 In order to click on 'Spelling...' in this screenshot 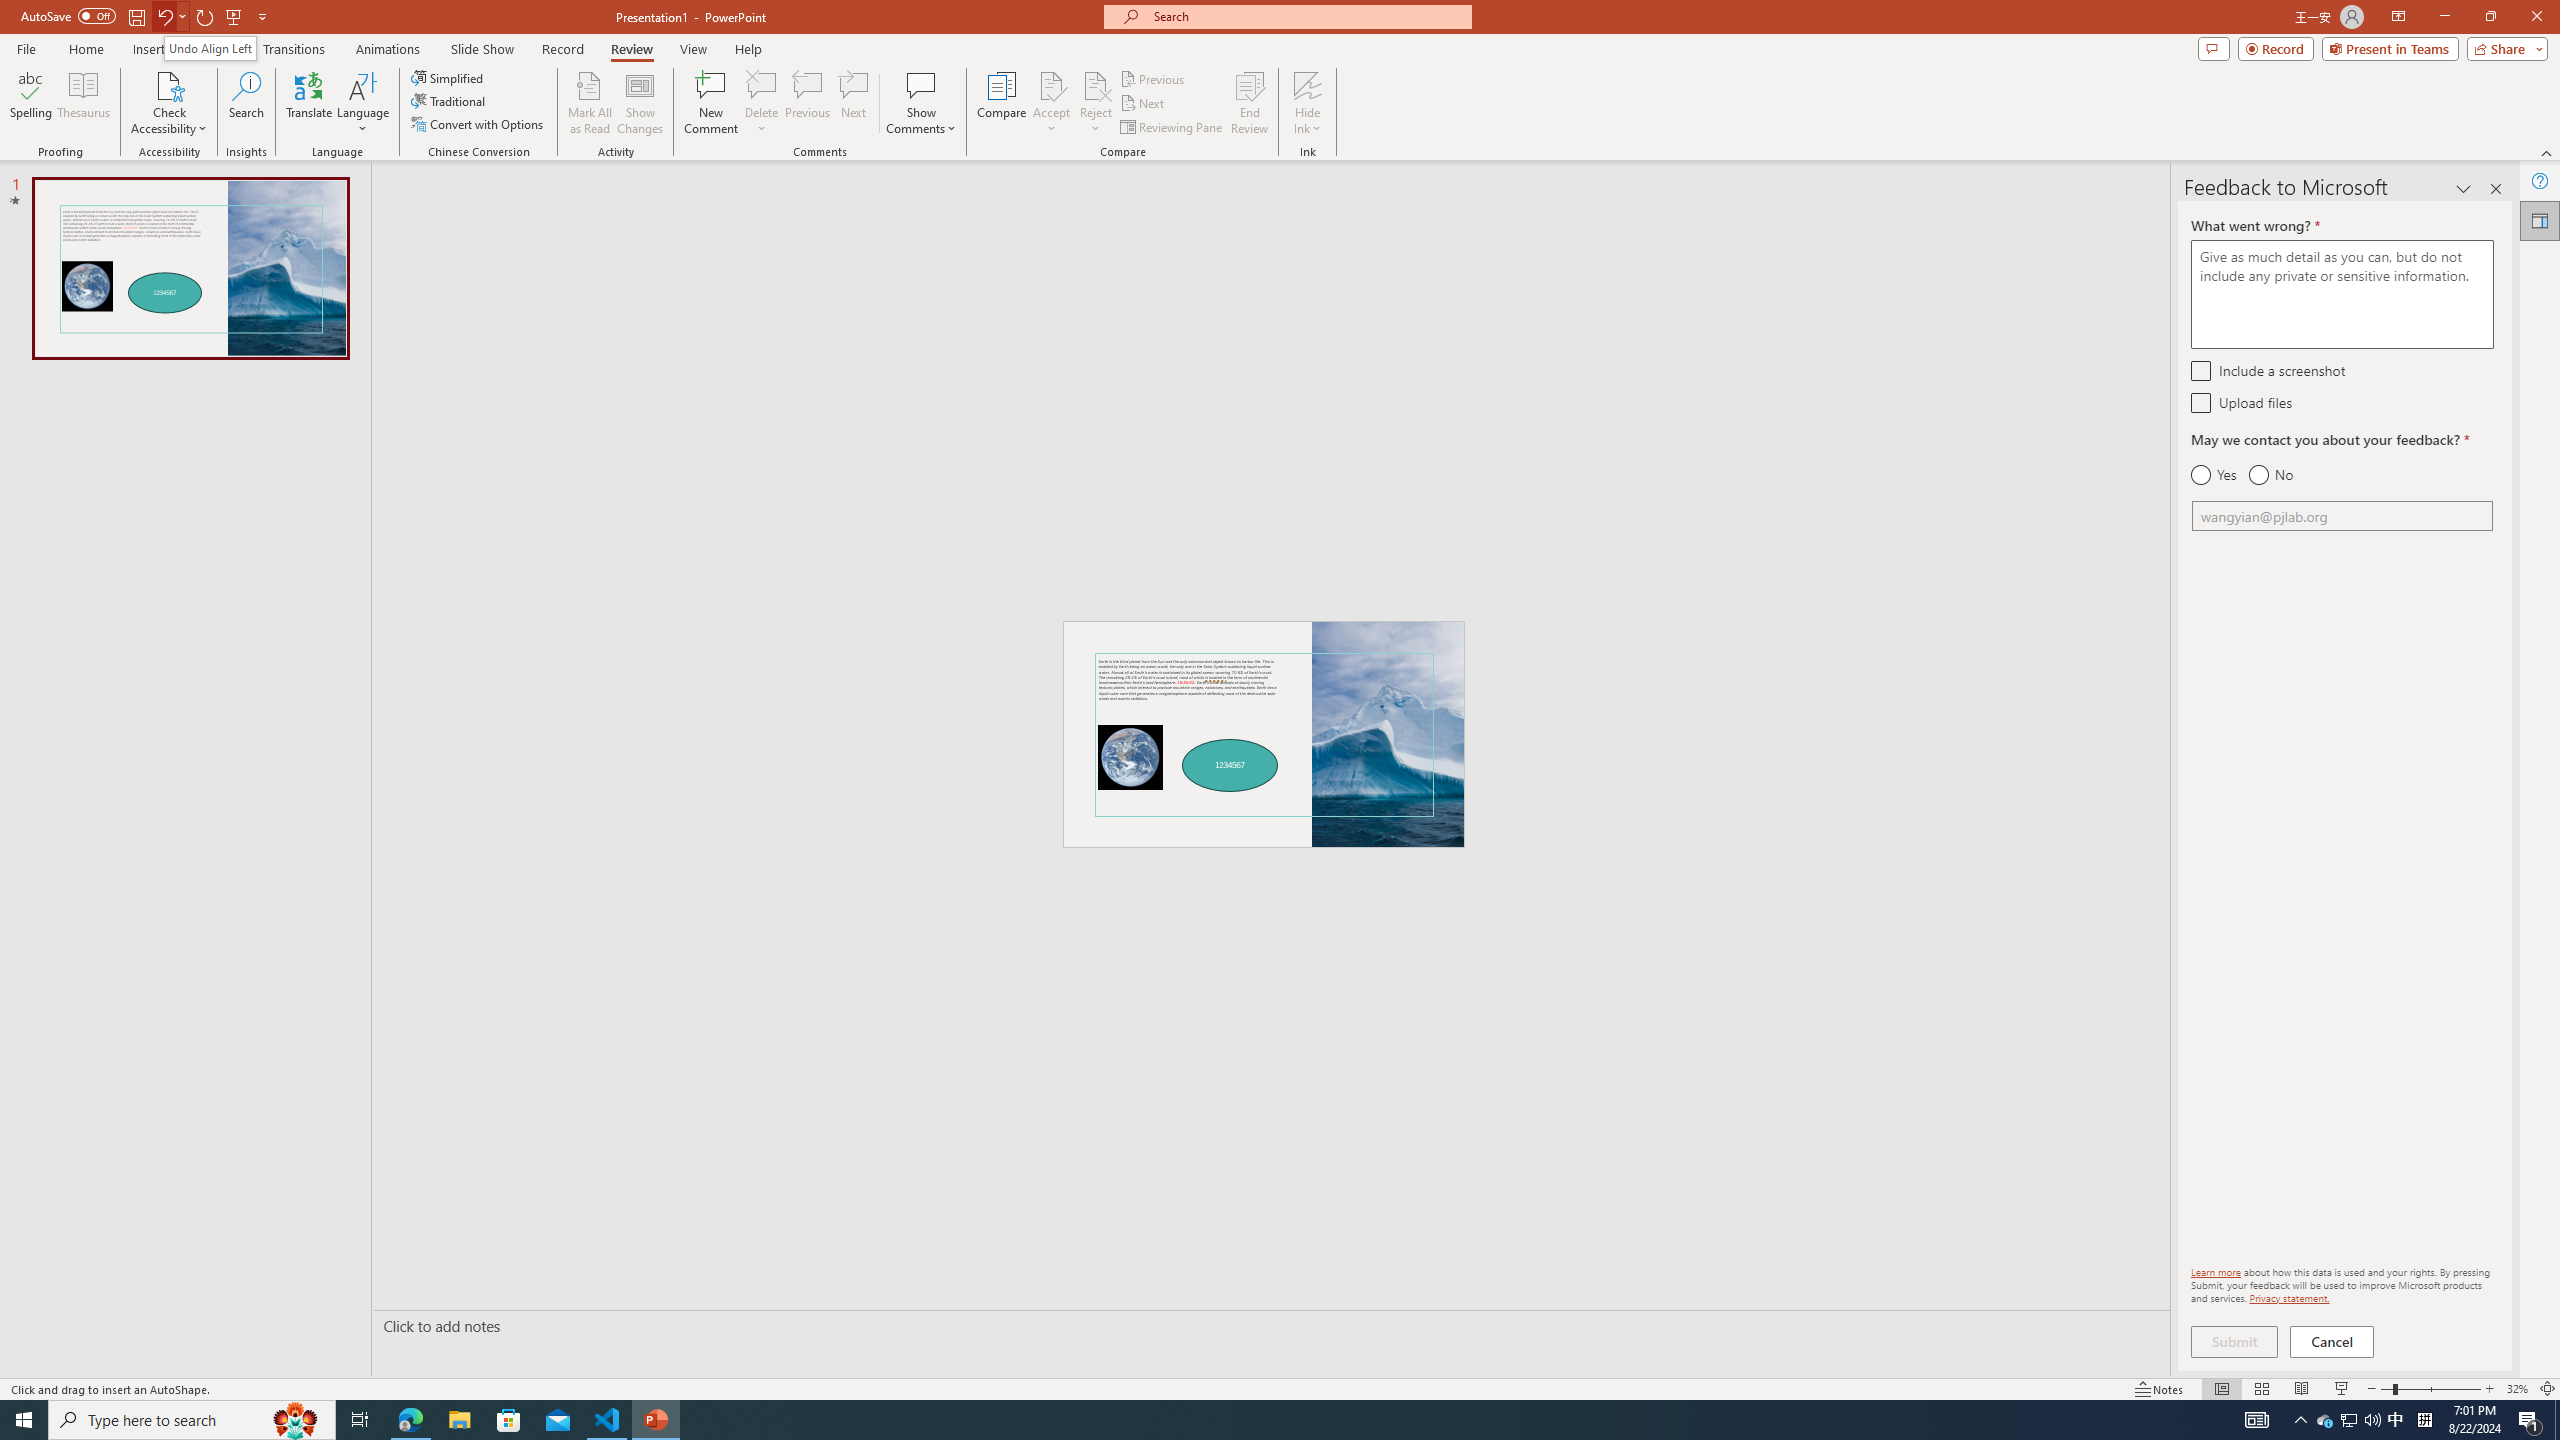, I will do `click(29, 103)`.